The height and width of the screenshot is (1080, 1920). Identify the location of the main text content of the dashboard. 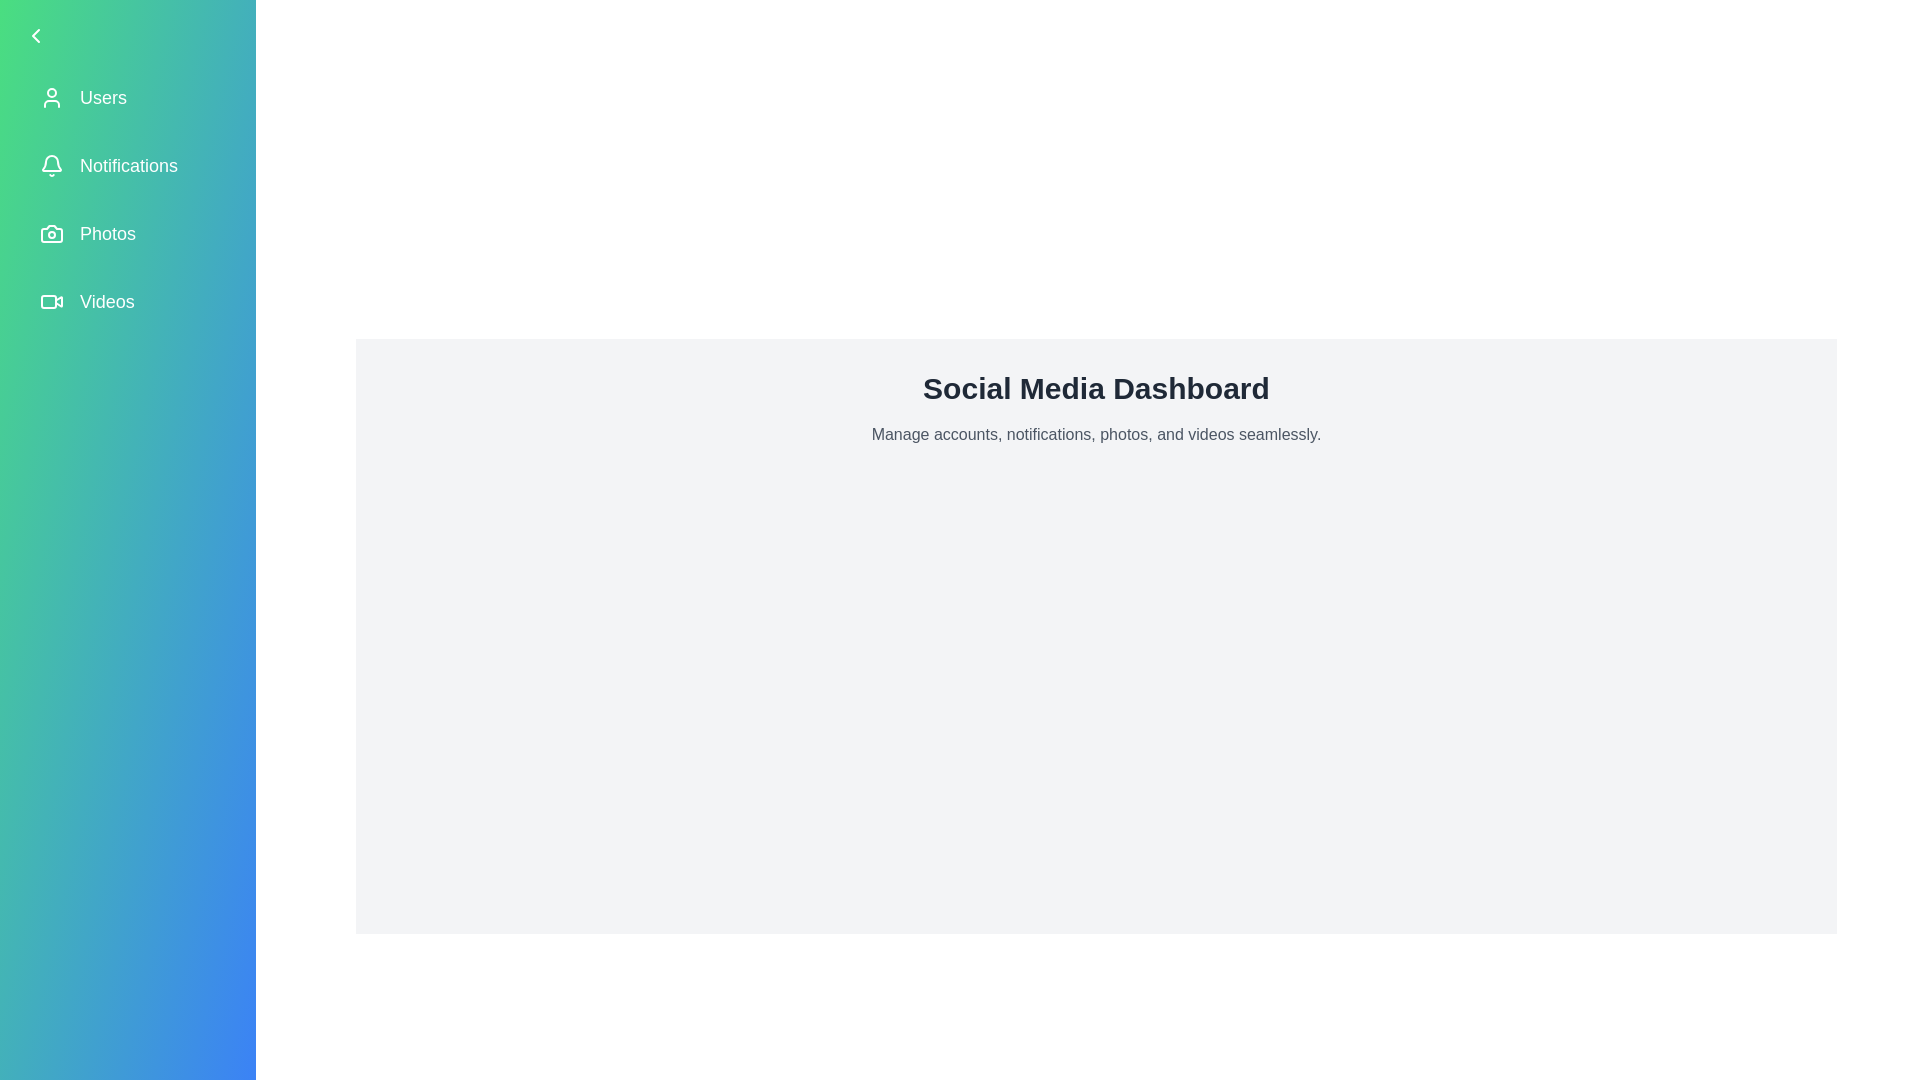
(1095, 434).